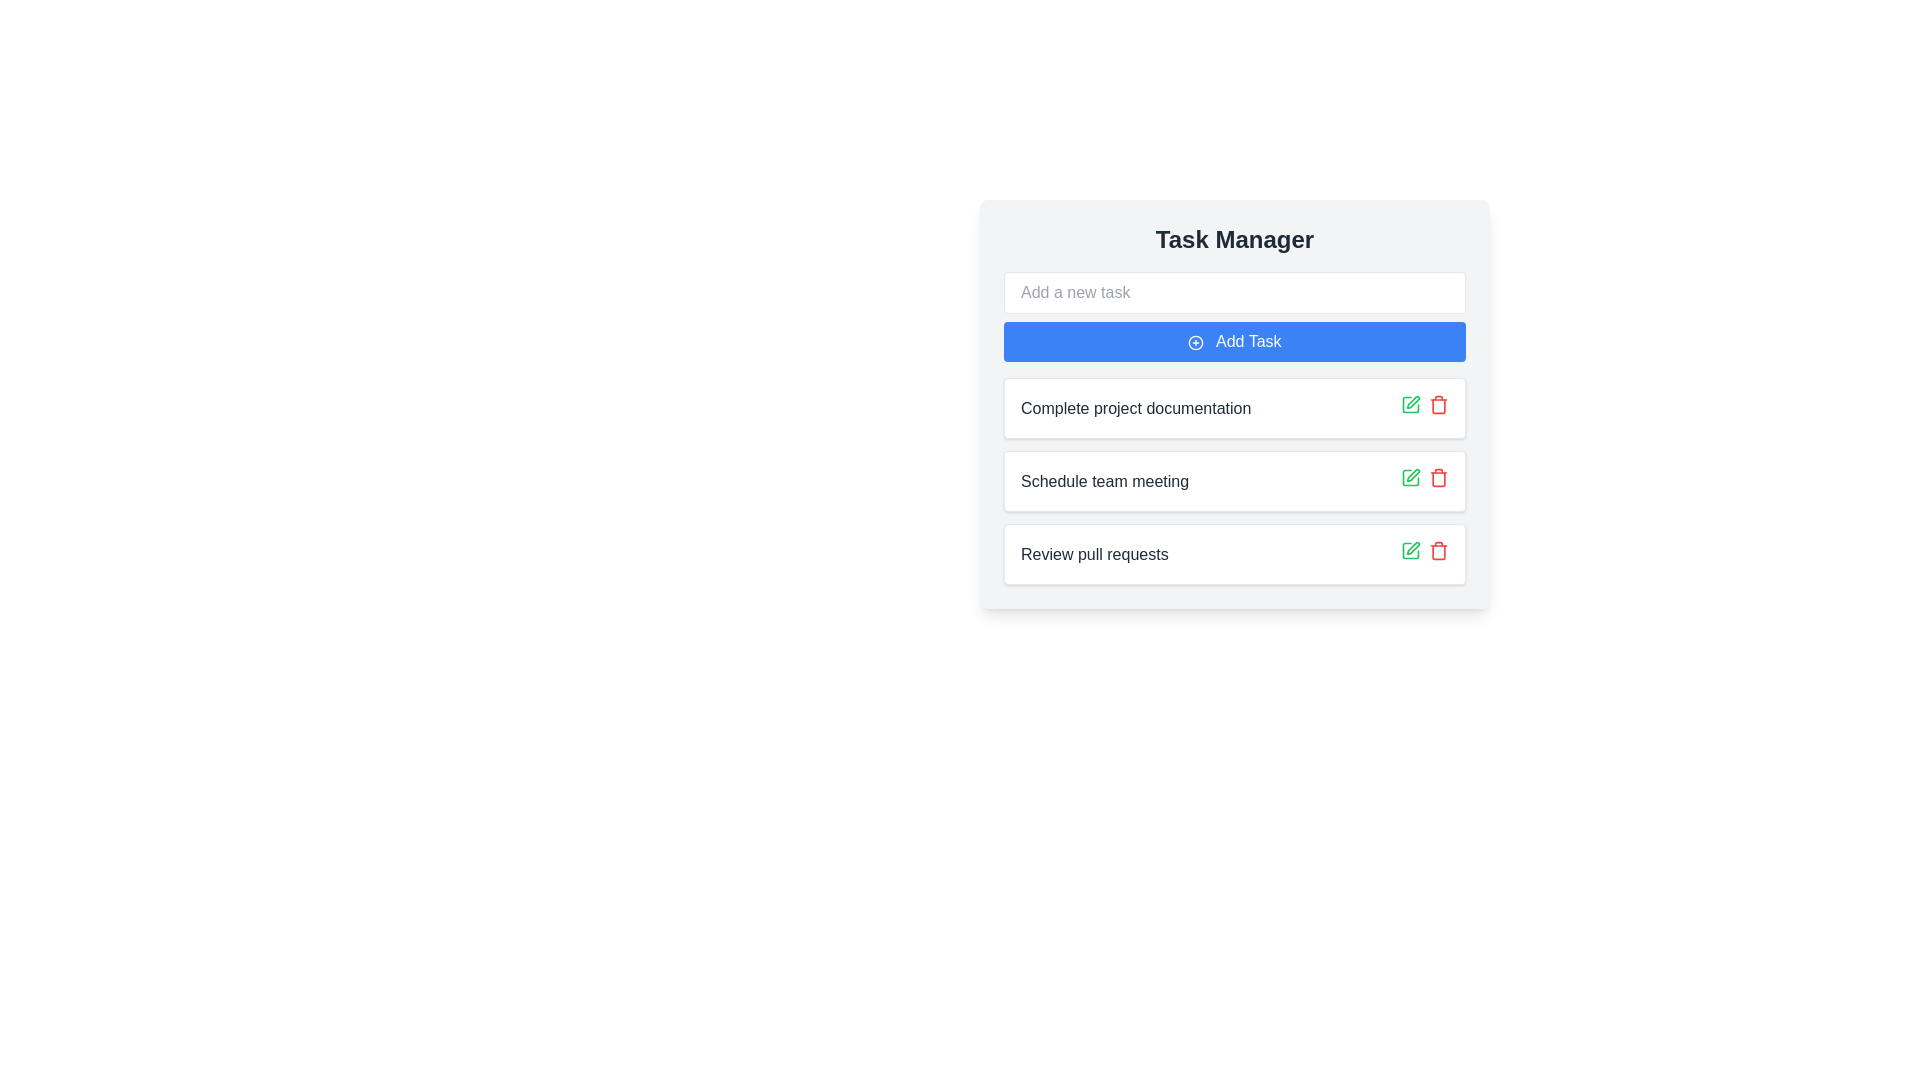  Describe the element at coordinates (1438, 478) in the screenshot. I see `the main body of the trash bin icon in the task manager interface, which represents the deletion function for the task 'Schedule team meeting.'` at that location.